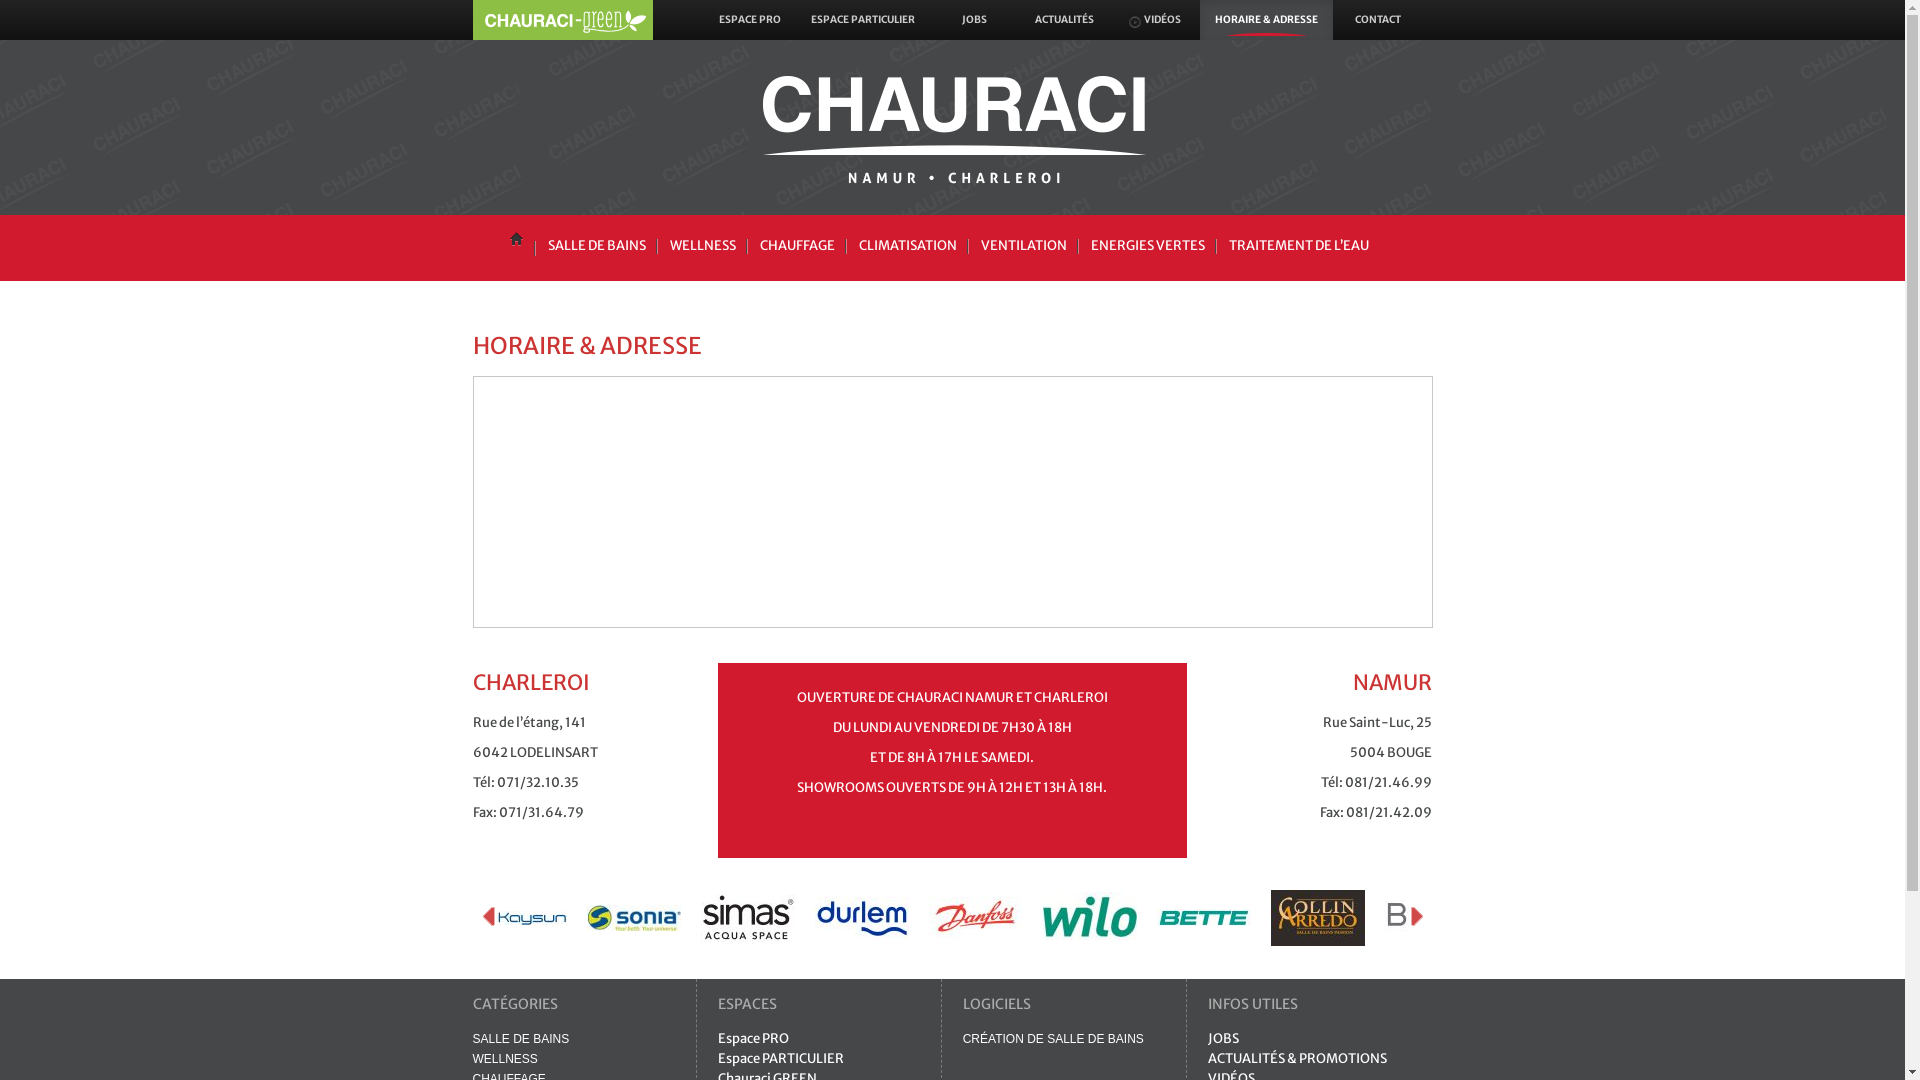 The image size is (1920, 1080). Describe the element at coordinates (1222, 1037) in the screenshot. I see `'JOBS'` at that location.